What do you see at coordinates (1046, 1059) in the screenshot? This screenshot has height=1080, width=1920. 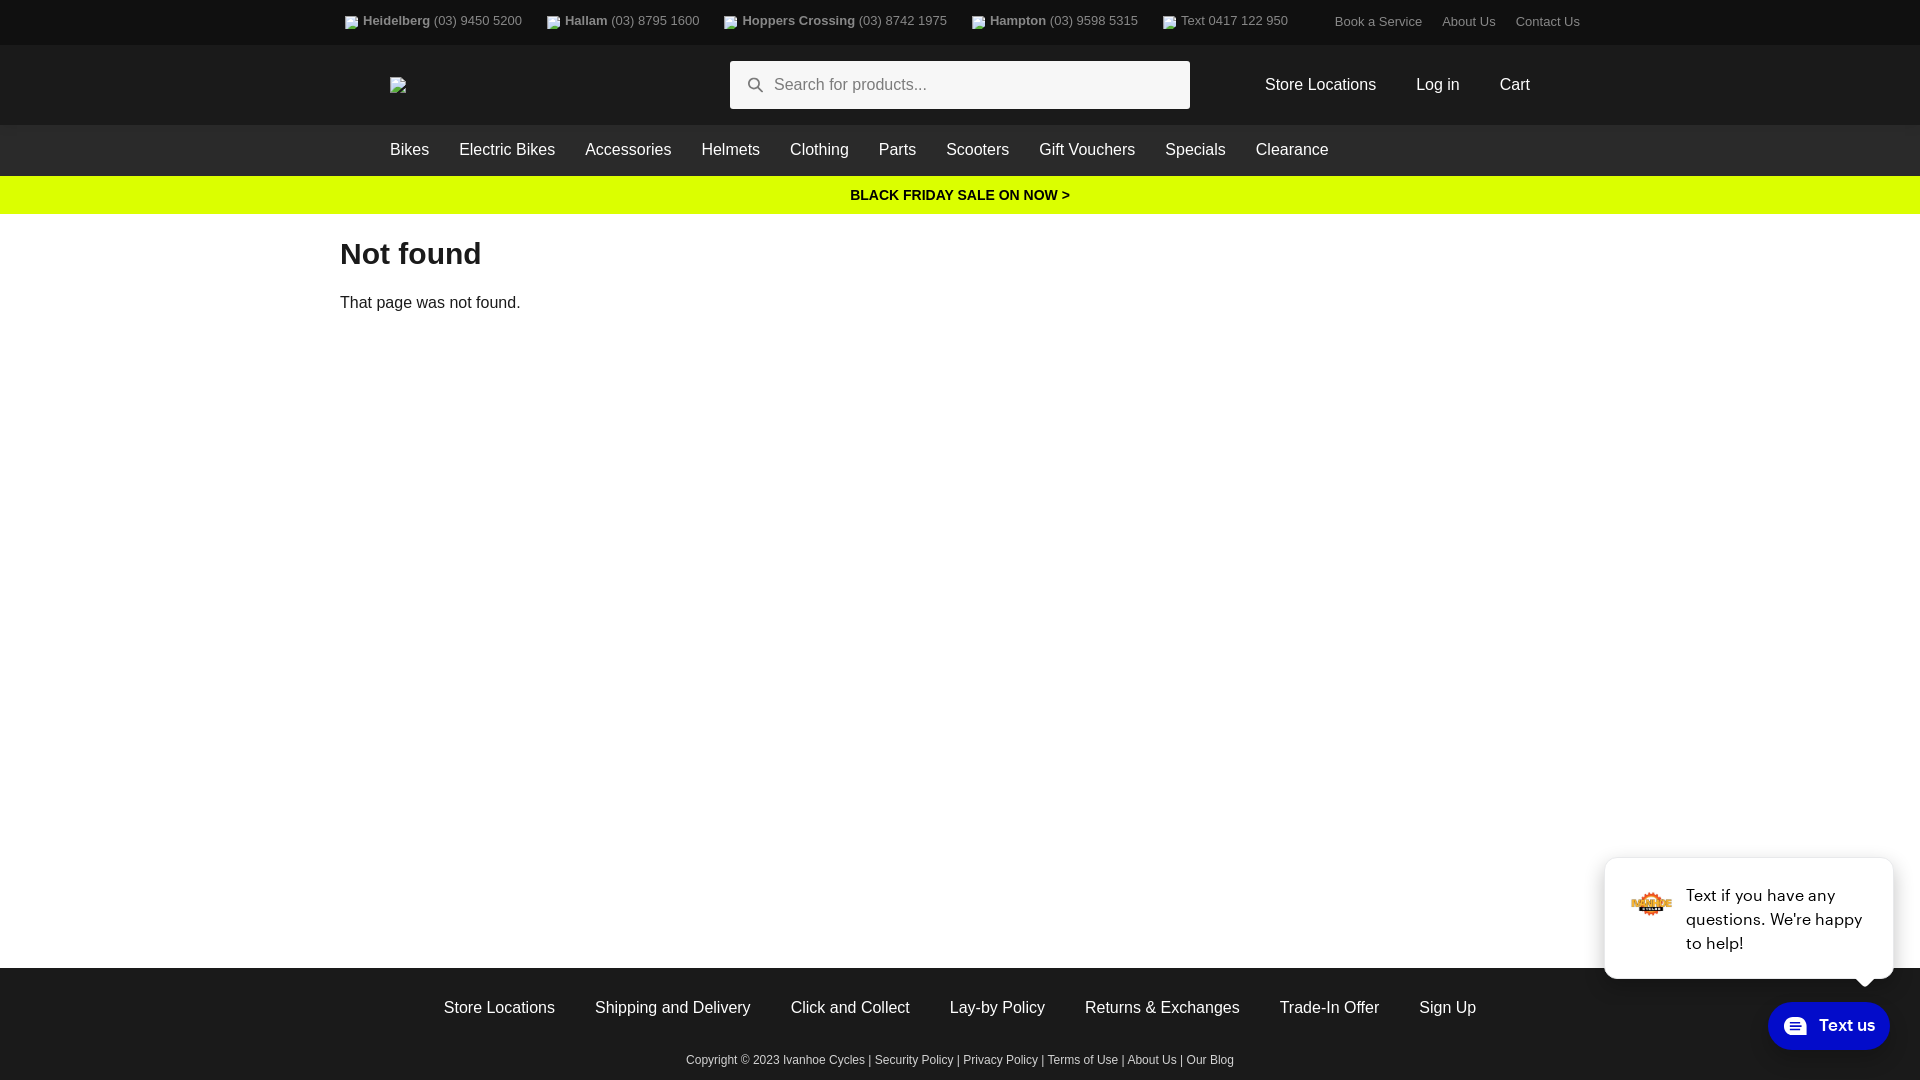 I see `'Terms of Use'` at bounding box center [1046, 1059].